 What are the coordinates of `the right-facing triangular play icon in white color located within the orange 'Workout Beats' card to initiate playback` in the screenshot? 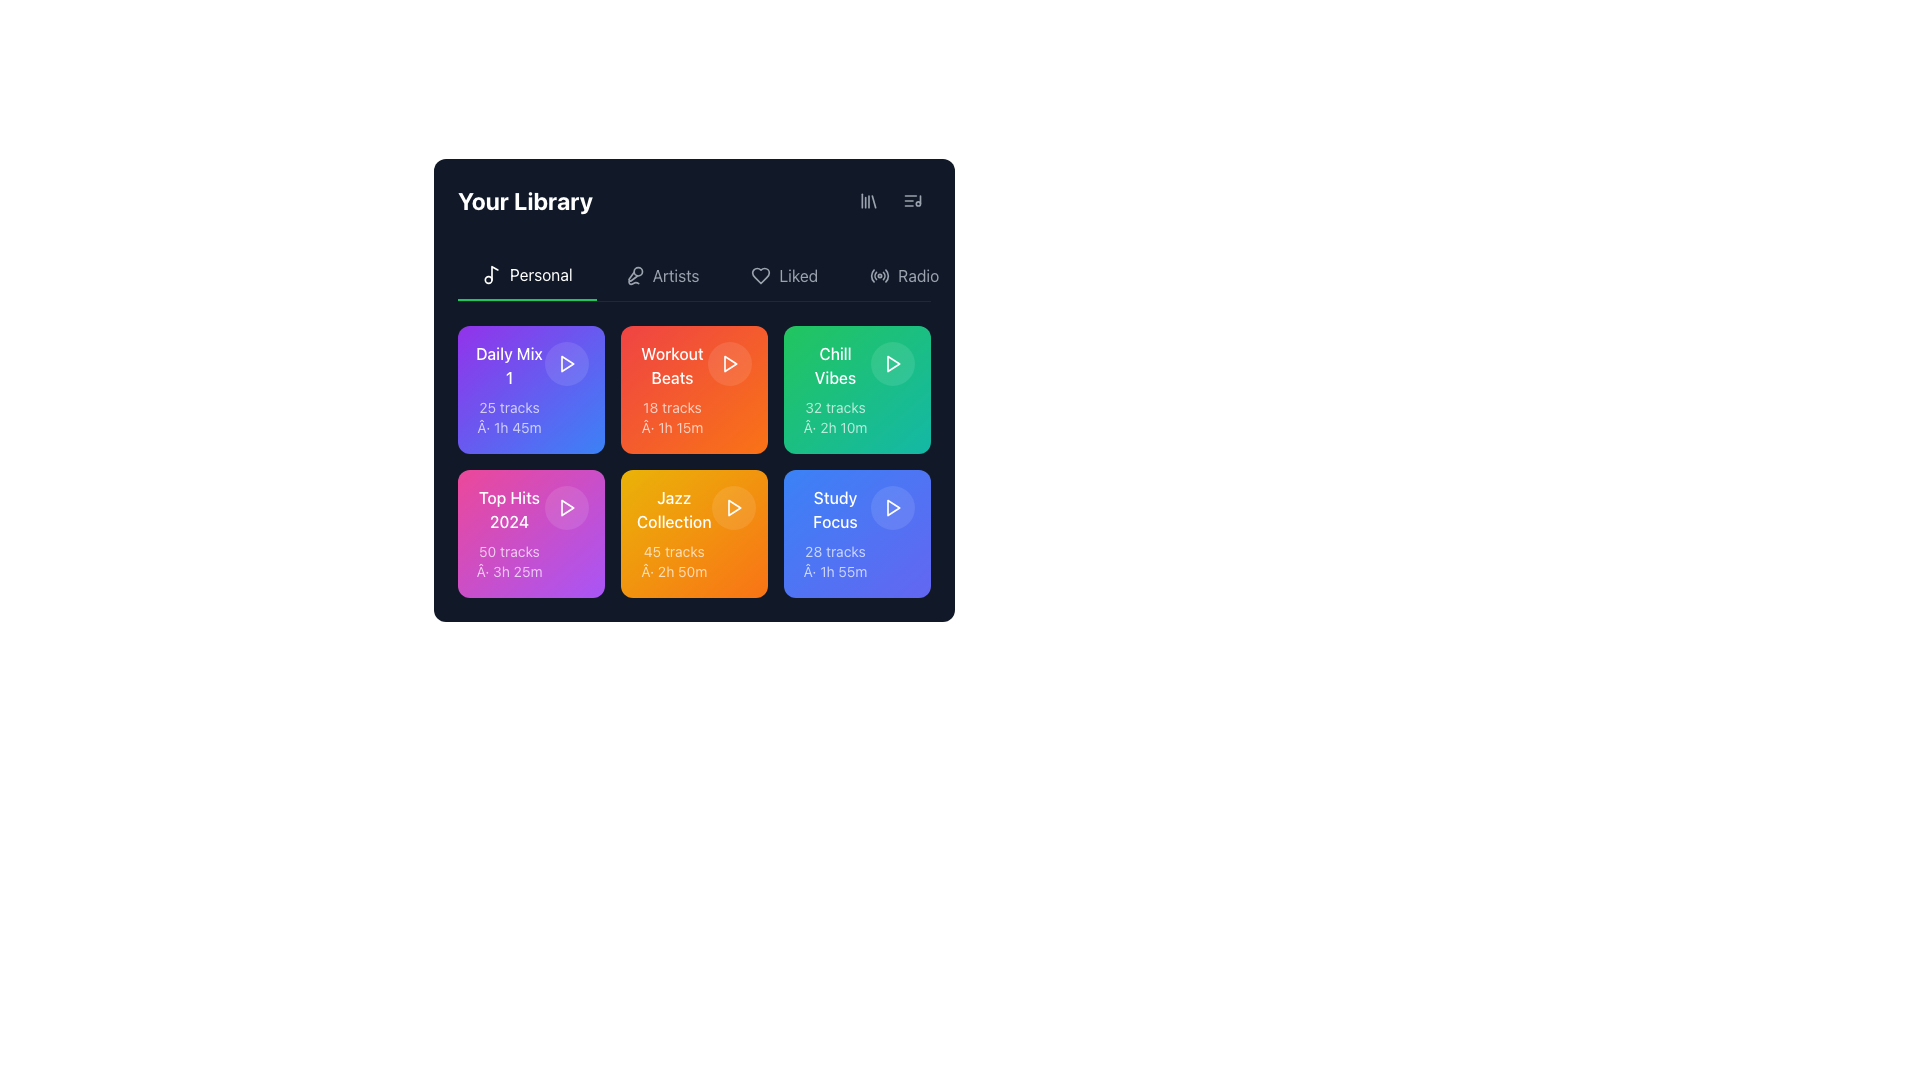 It's located at (729, 363).